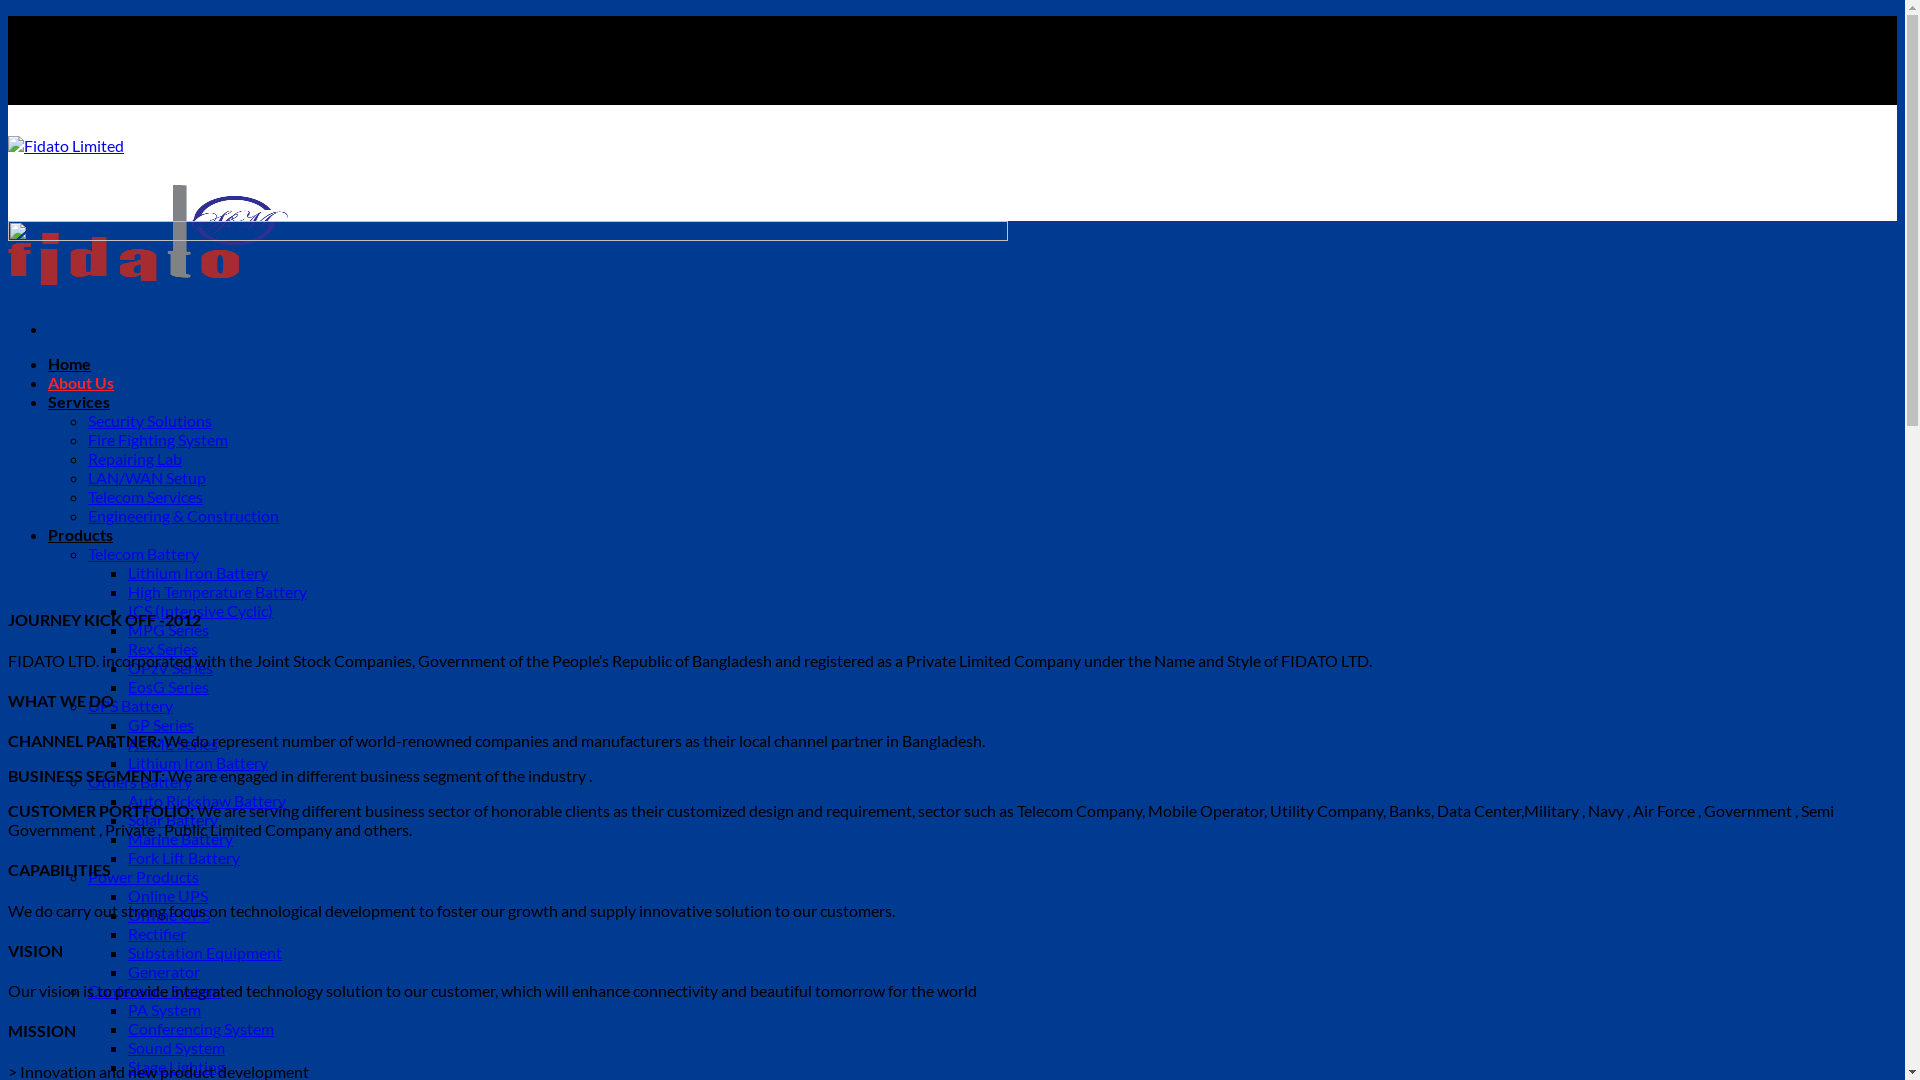 Image resolution: width=1920 pixels, height=1080 pixels. I want to click on 'Rectifier', so click(156, 933).